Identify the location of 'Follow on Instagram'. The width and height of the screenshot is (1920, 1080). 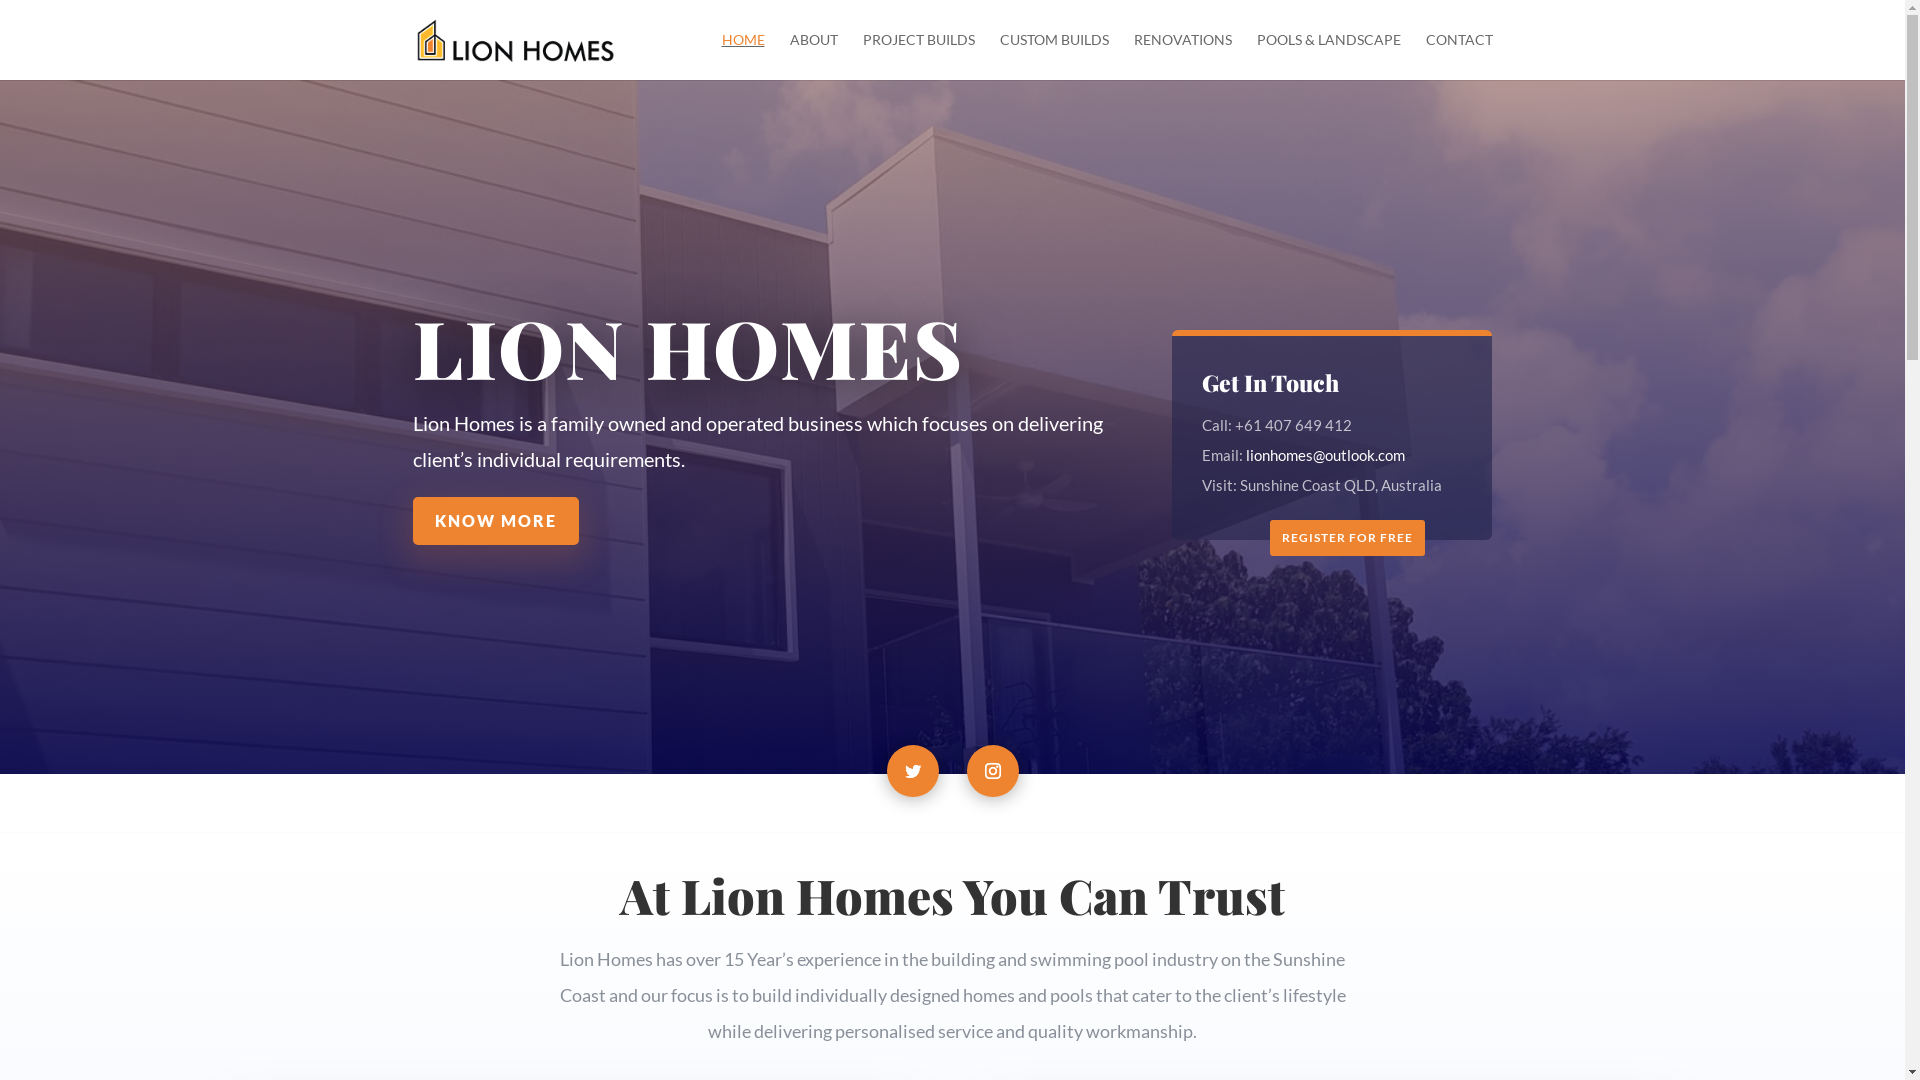
(992, 770).